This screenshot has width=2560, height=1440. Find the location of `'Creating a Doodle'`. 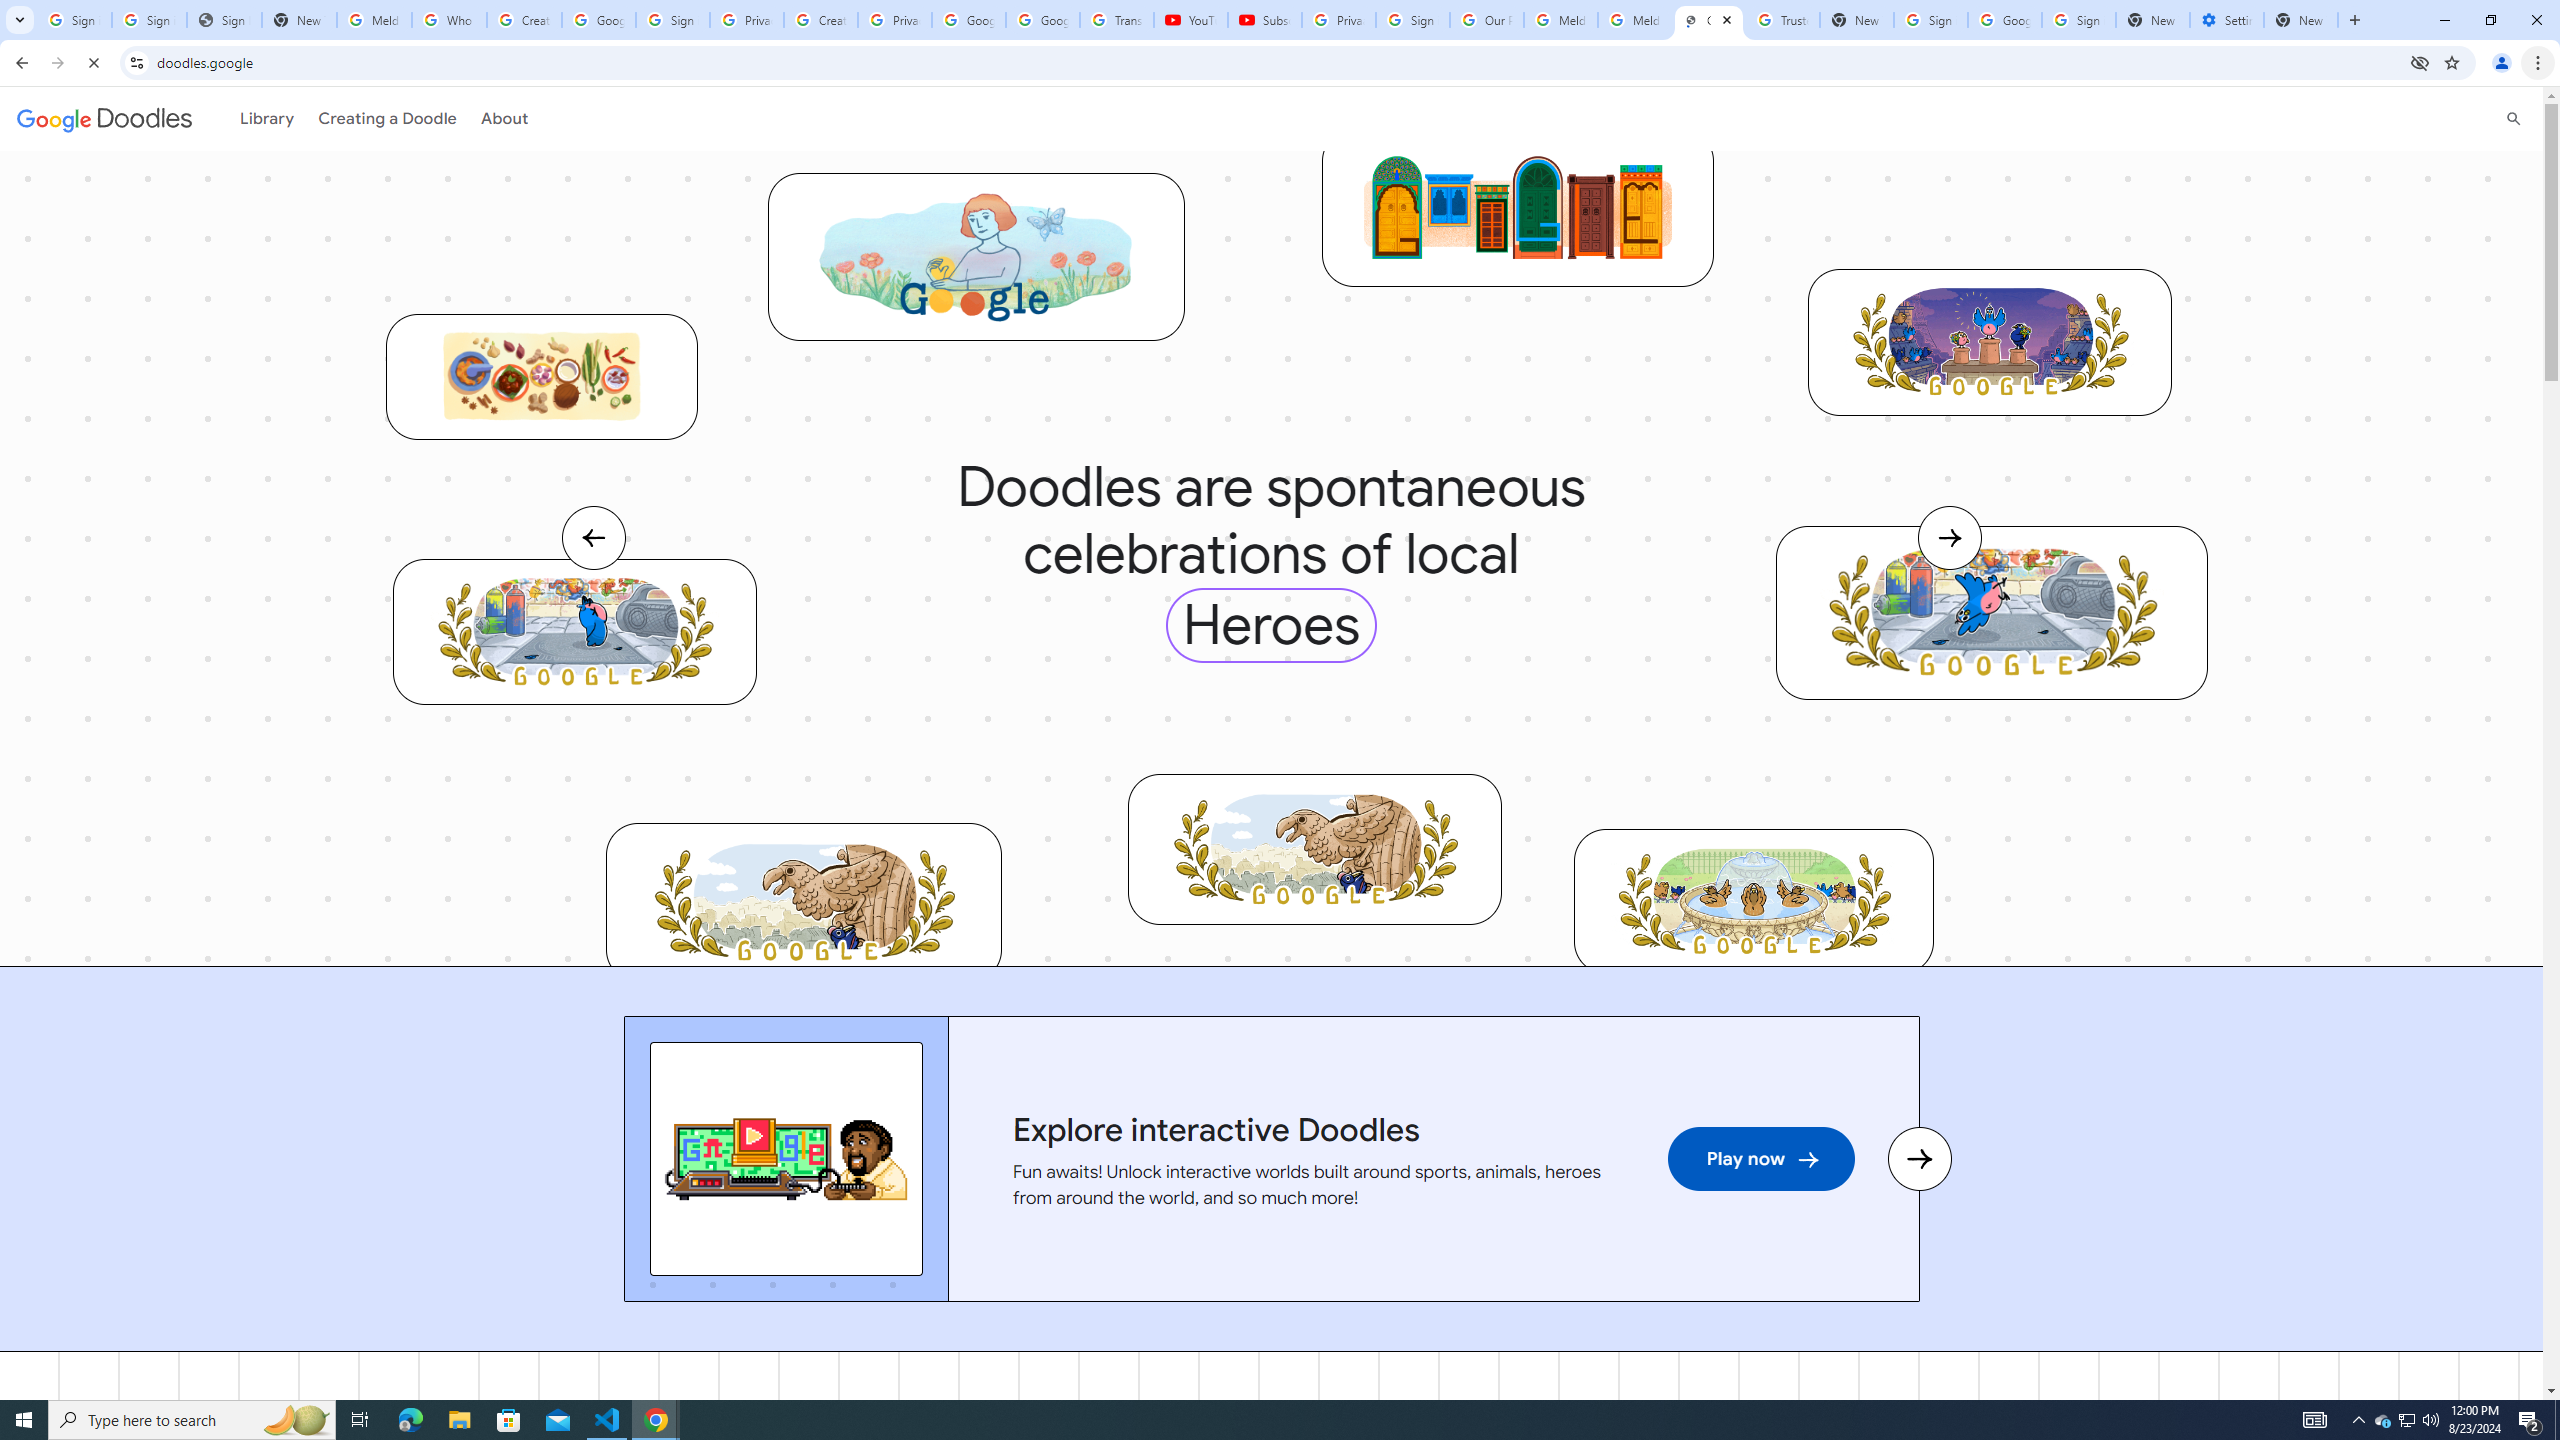

'Creating a Doodle' is located at coordinates (380, 118).